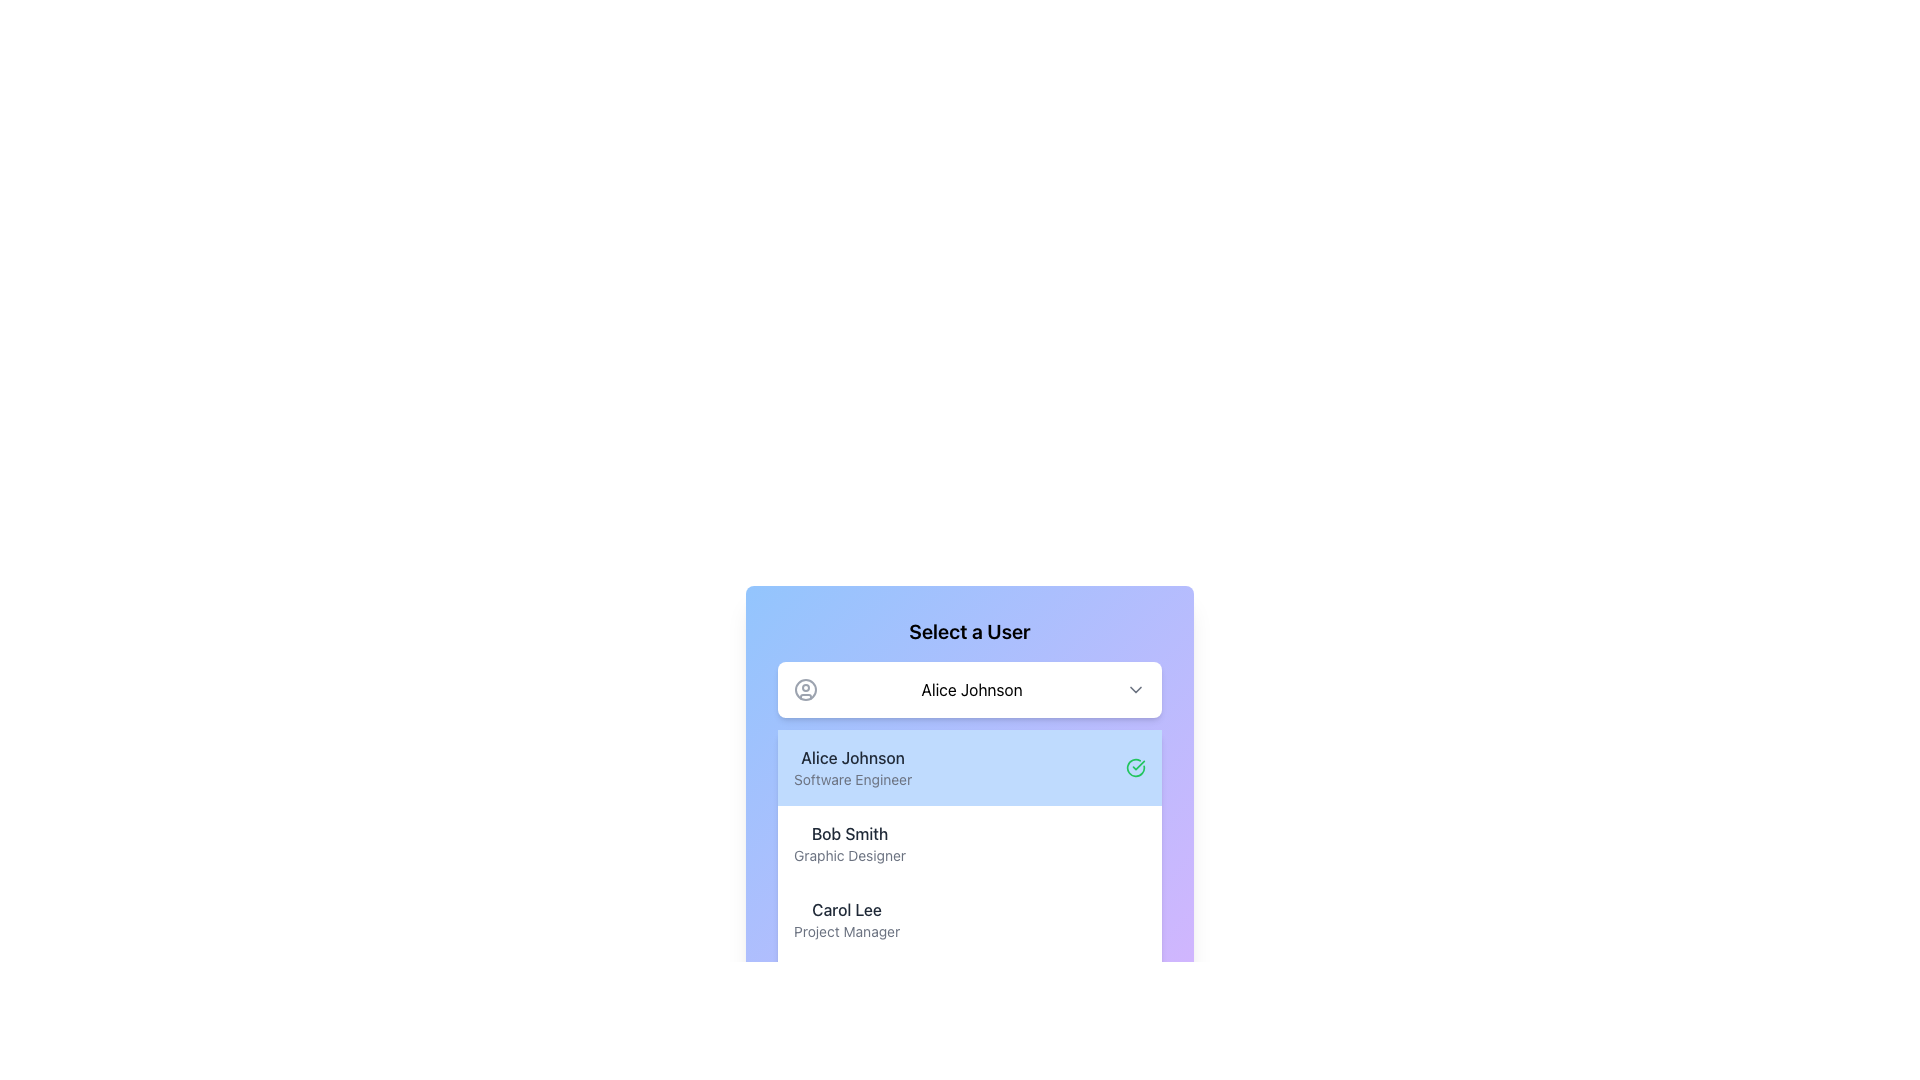 The height and width of the screenshot is (1080, 1920). What do you see at coordinates (853, 758) in the screenshot?
I see `the text display element showing 'Alice Johnson', which is styled with medium font weight and gray color, located in the user selection panel under 'Select a User'` at bounding box center [853, 758].